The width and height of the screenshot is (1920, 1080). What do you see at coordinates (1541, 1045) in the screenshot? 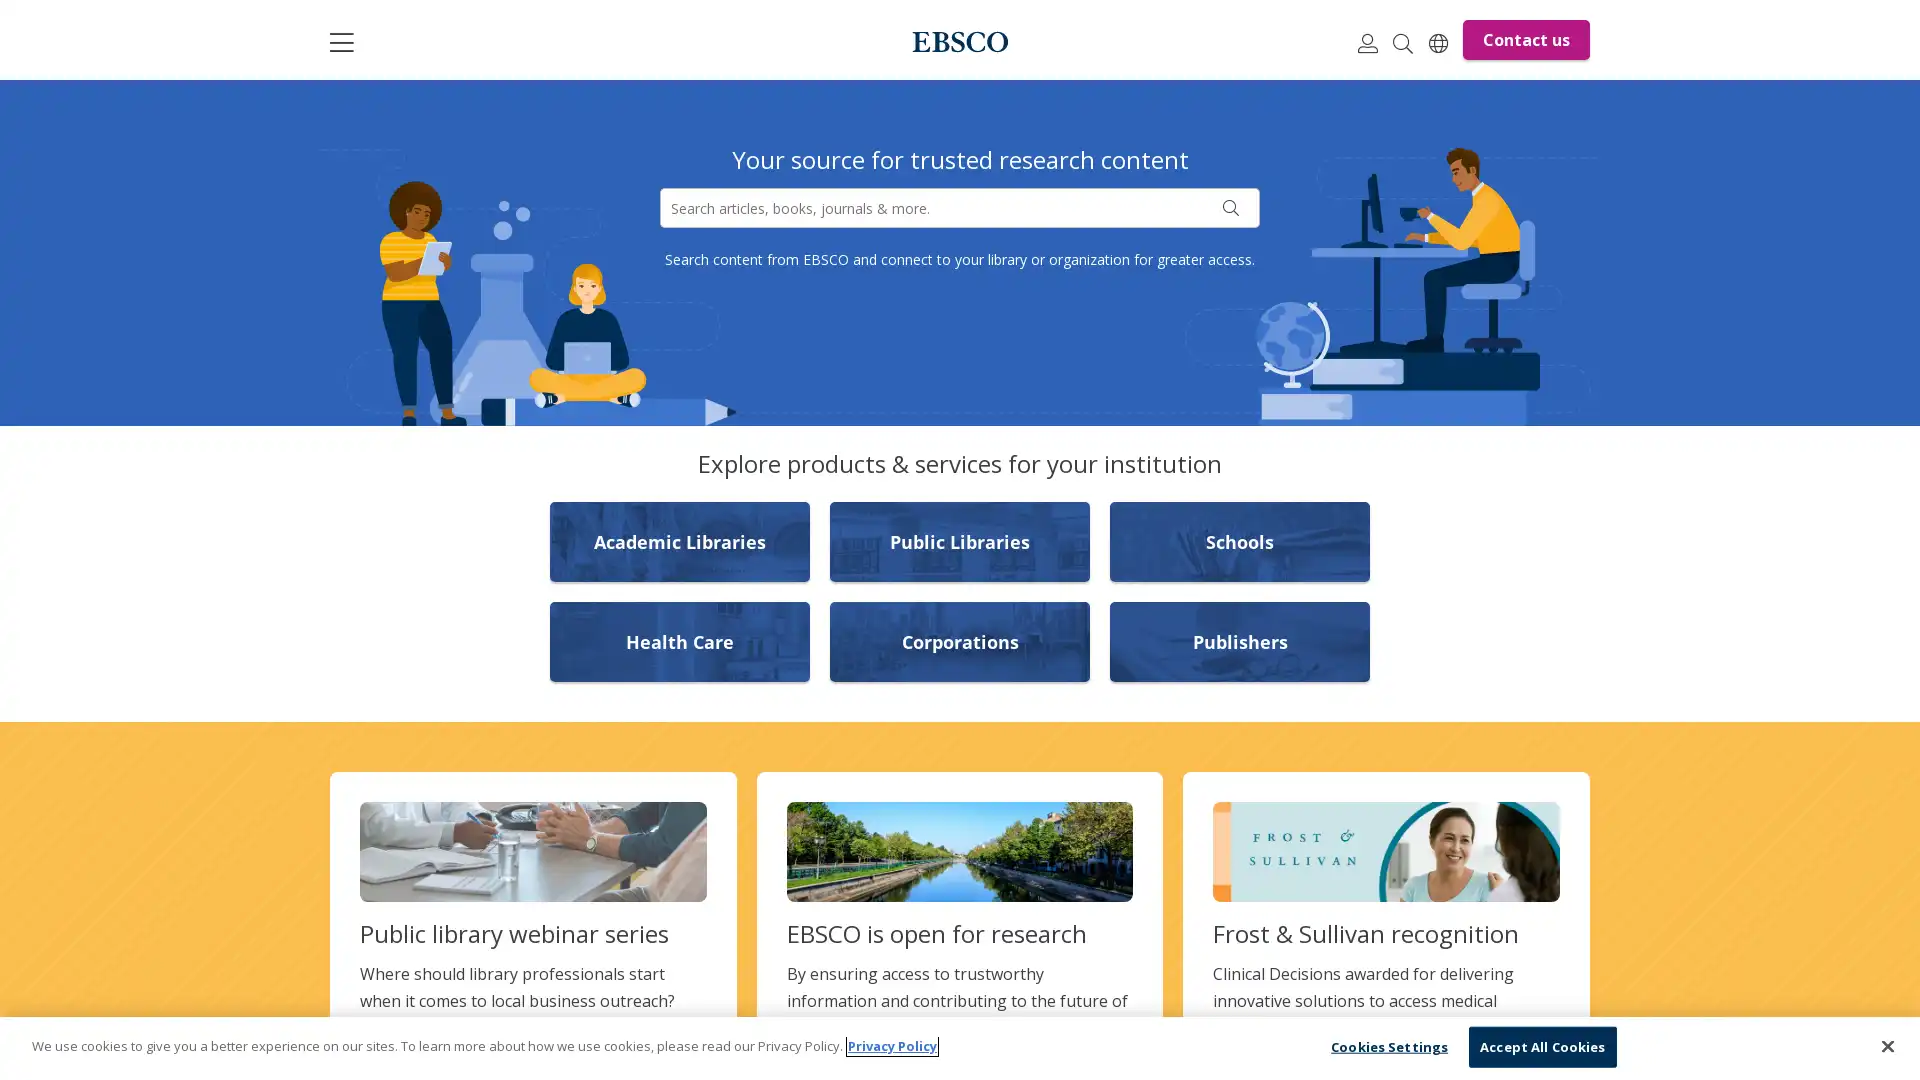
I see `Accept All Cookies` at bounding box center [1541, 1045].